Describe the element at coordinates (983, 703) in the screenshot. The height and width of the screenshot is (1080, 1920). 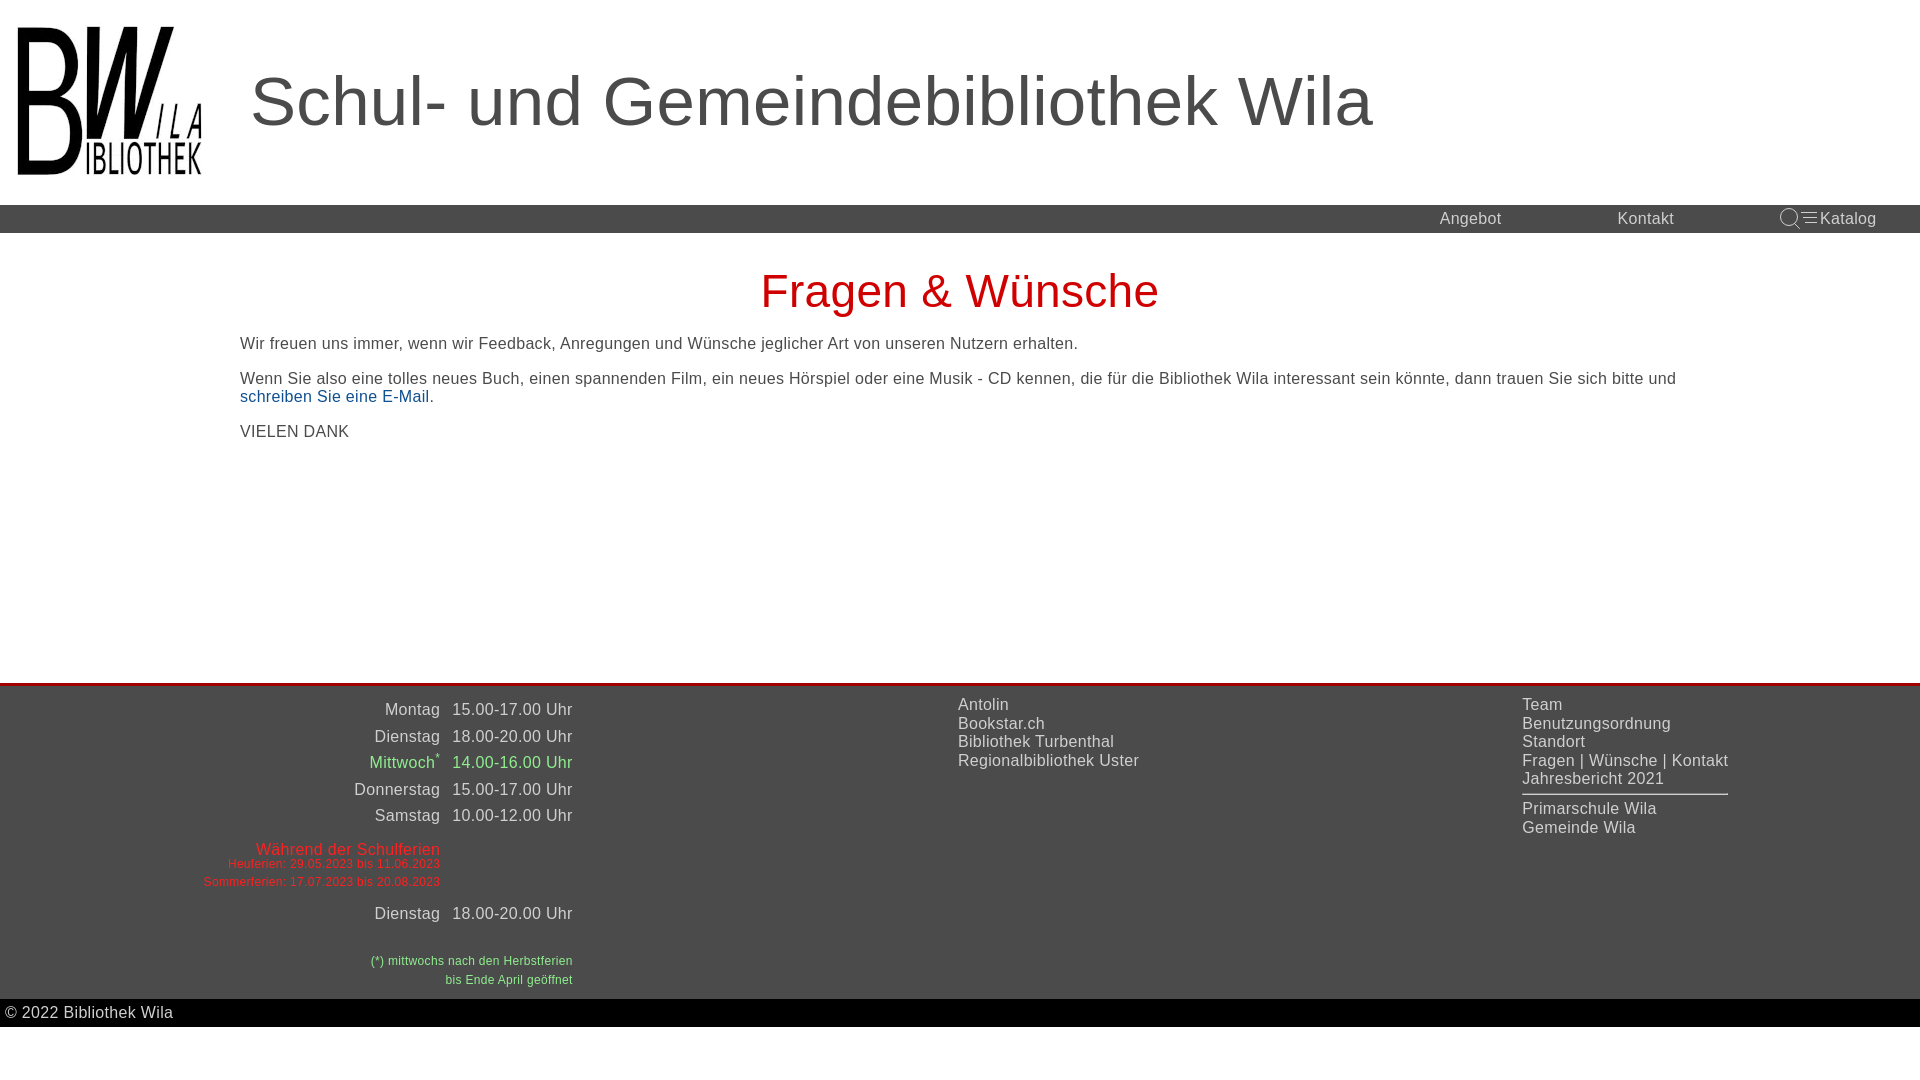
I see `'Antolin'` at that location.